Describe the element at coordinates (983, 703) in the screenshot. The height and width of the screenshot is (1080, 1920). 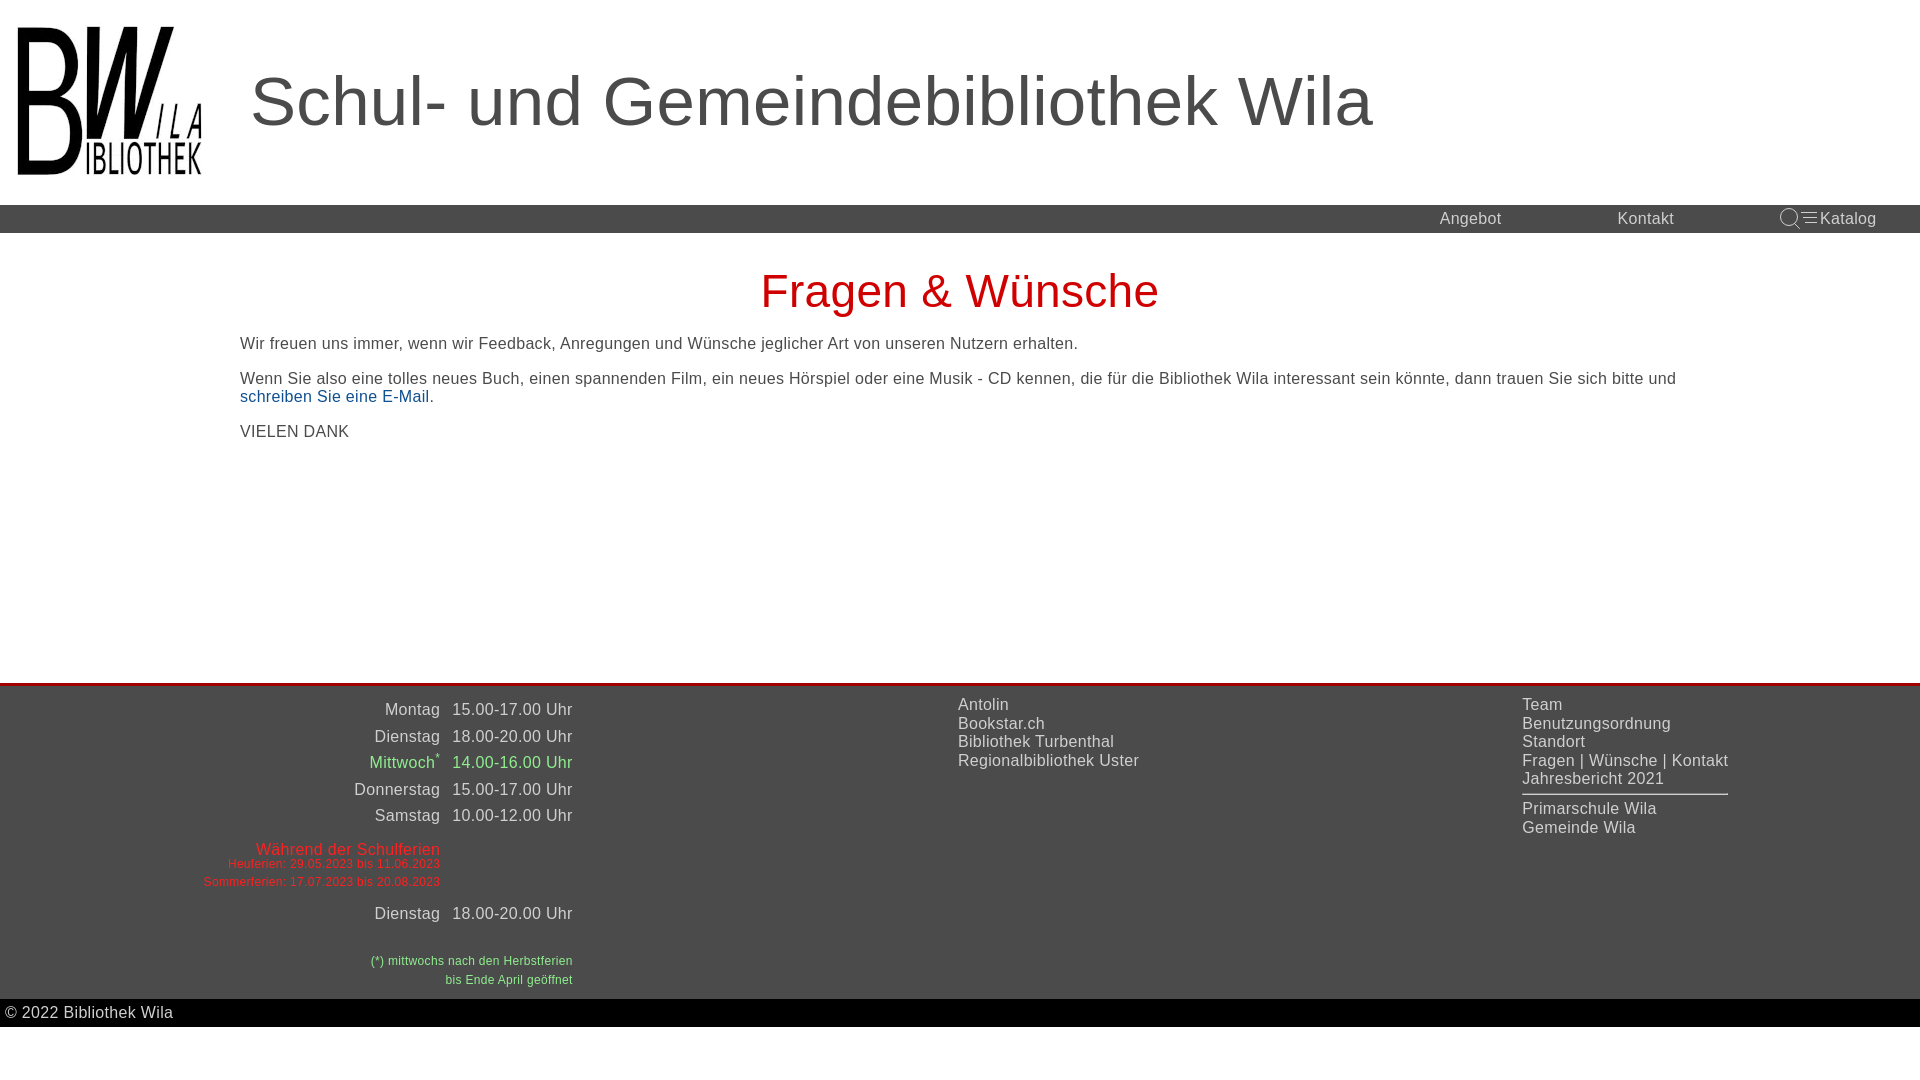
I see `'Antolin'` at that location.